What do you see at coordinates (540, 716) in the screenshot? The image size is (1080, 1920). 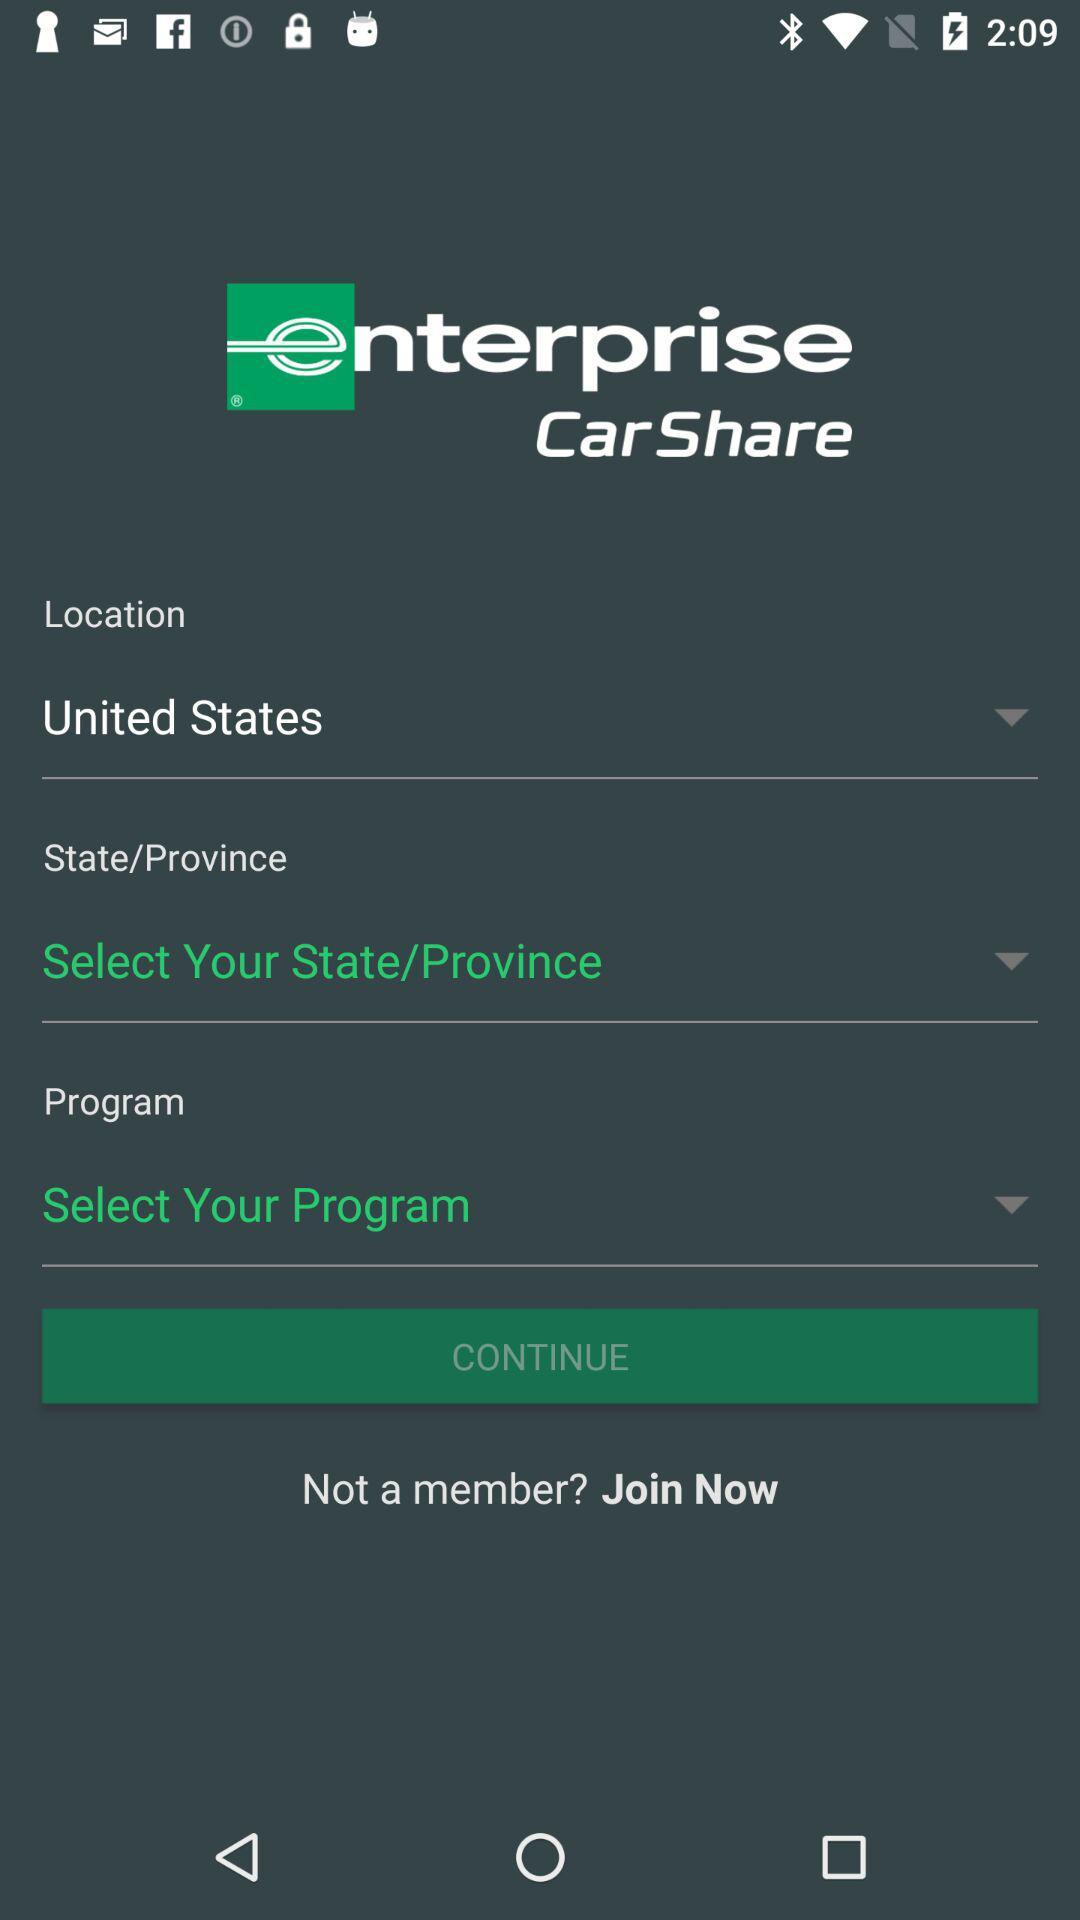 I see `united states` at bounding box center [540, 716].